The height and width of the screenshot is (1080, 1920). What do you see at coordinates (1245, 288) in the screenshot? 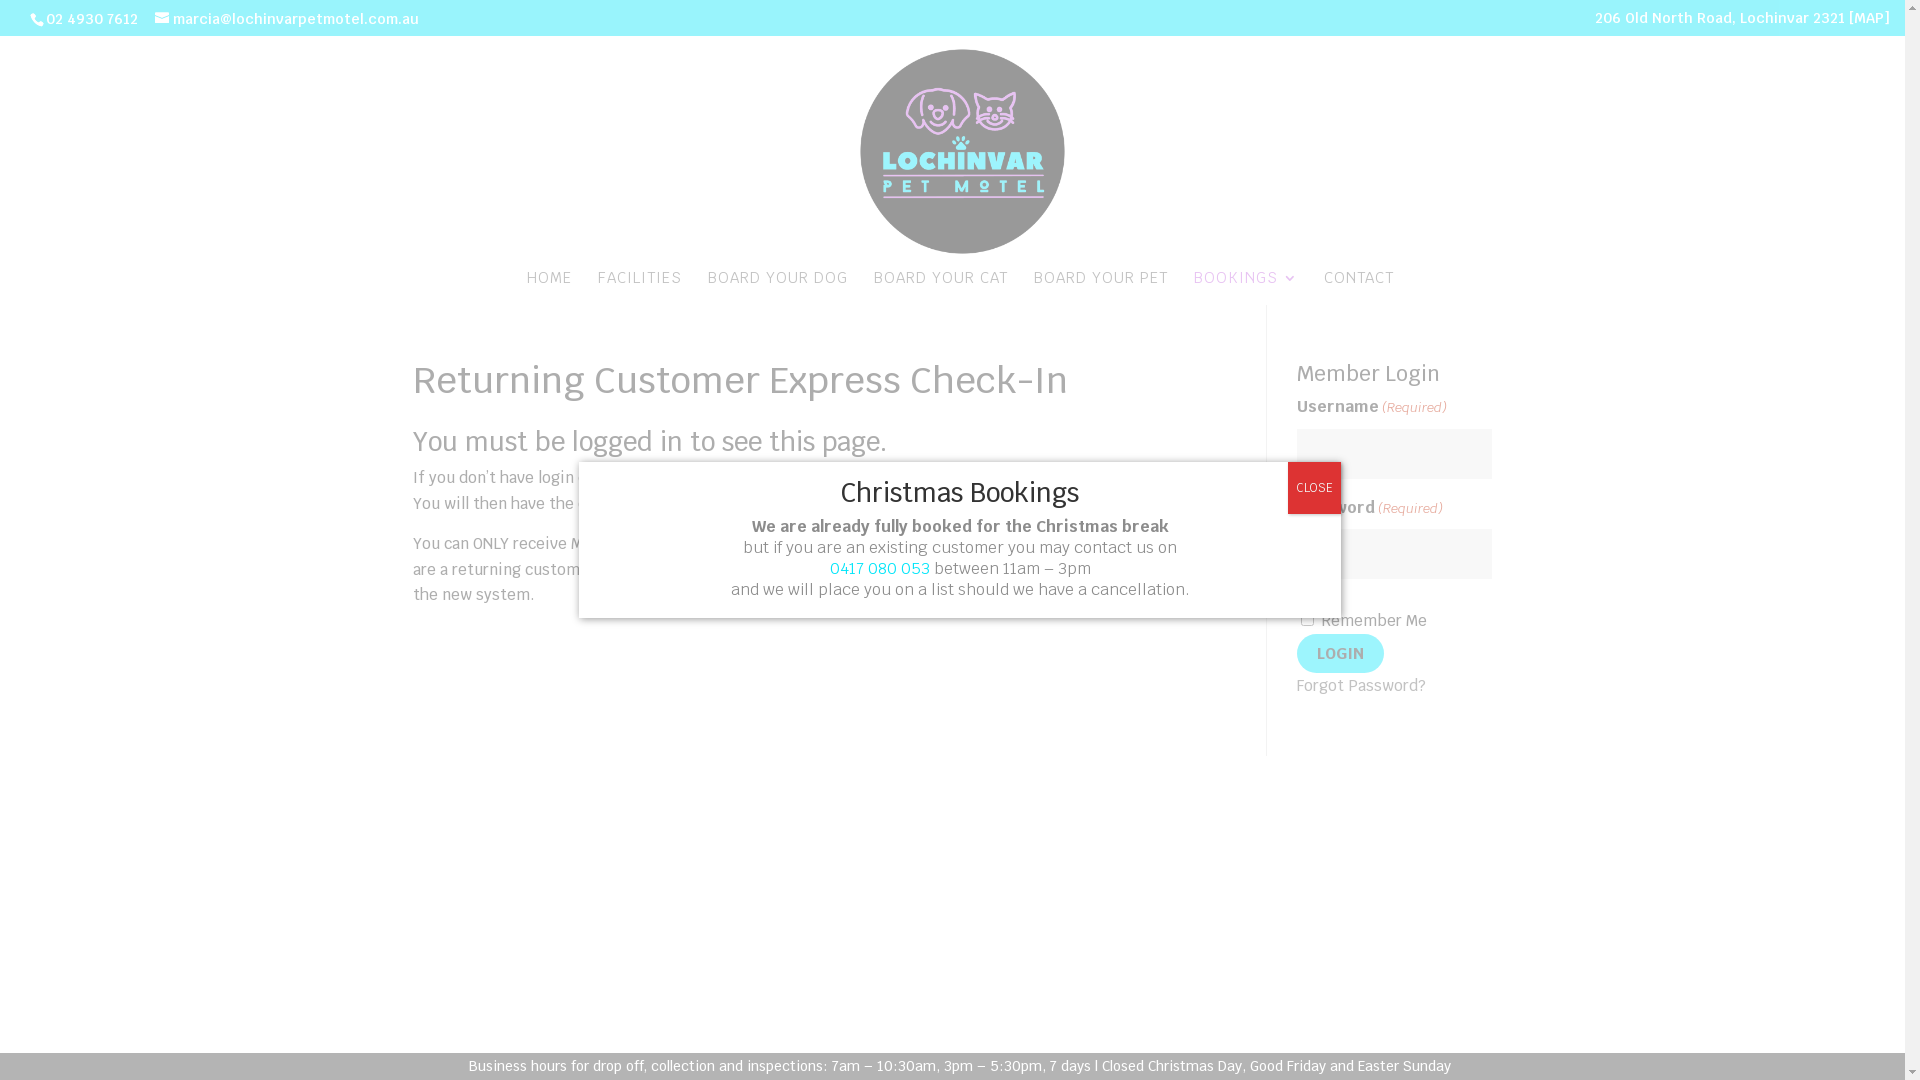
I see `'BOOKINGS'` at bounding box center [1245, 288].